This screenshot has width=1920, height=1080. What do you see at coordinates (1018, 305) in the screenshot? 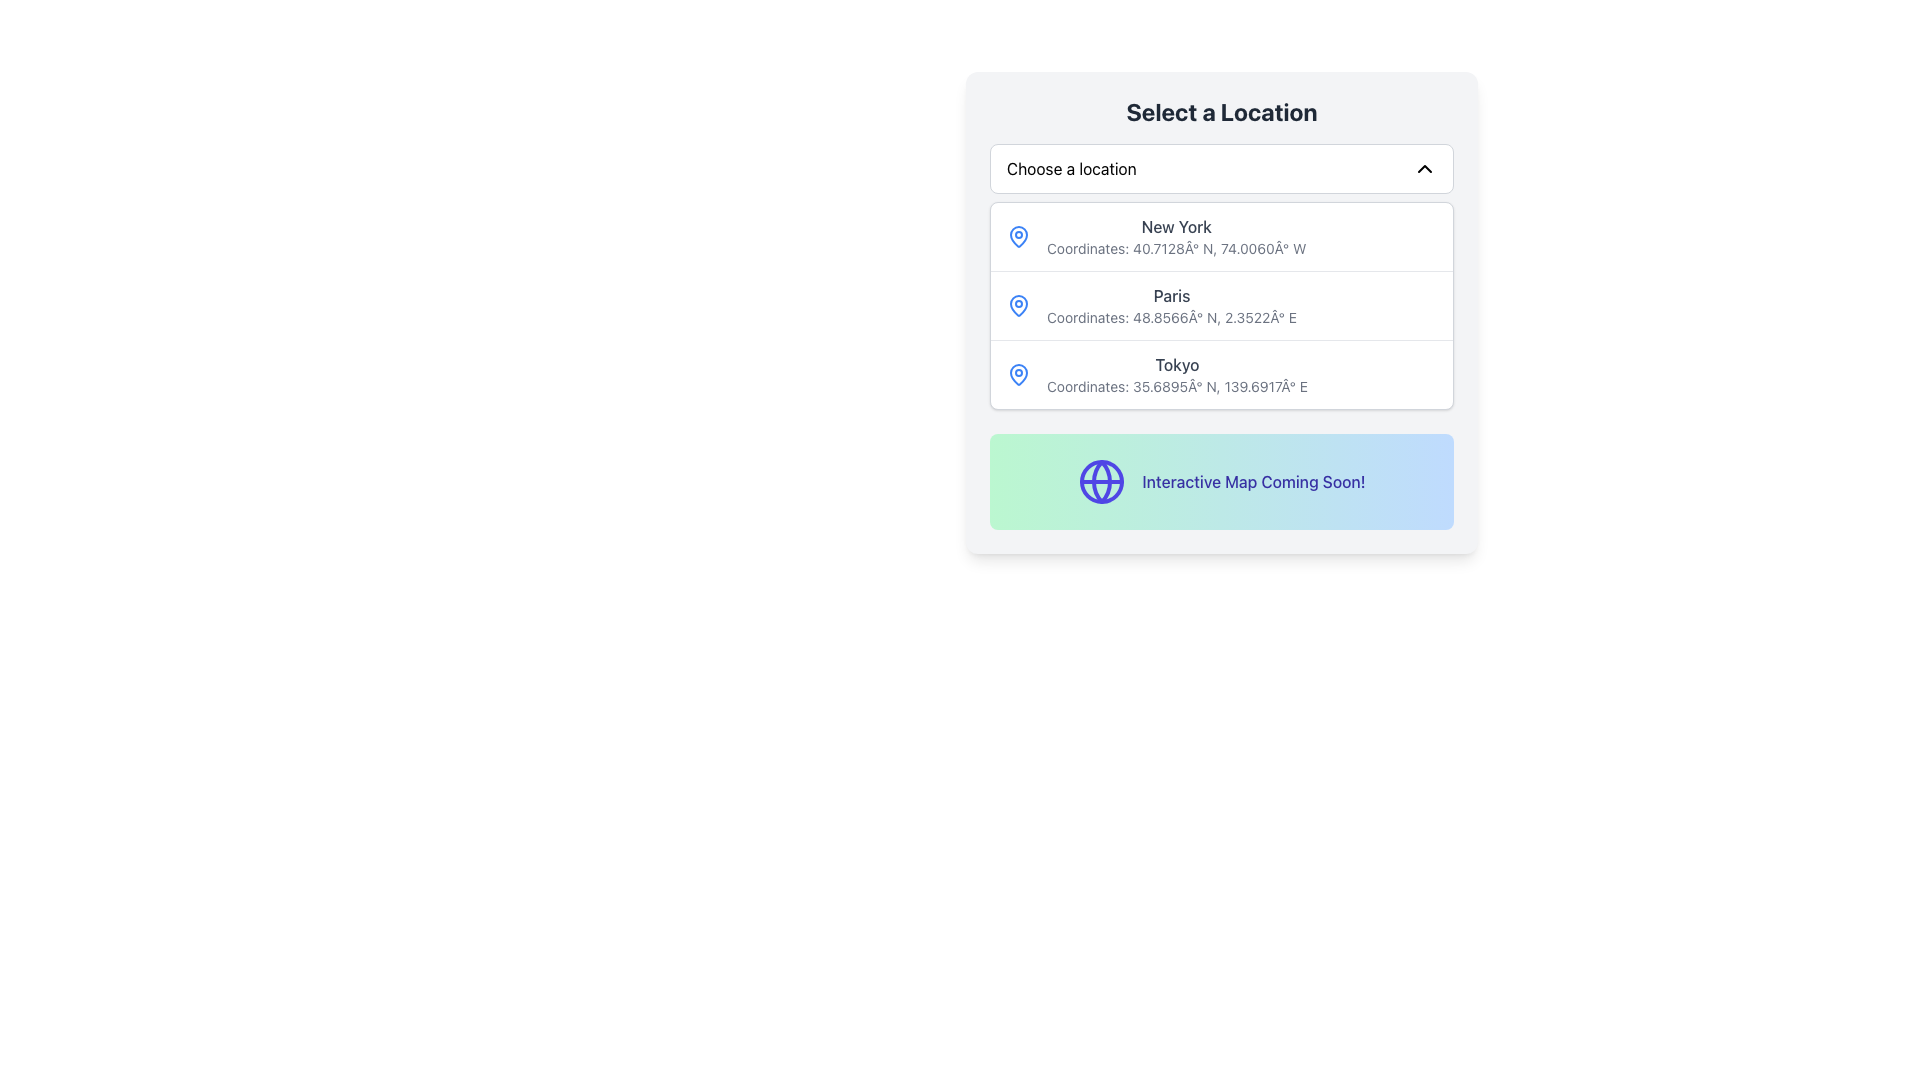
I see `the blue map pin icon located in the first position of the list item indicating 'Paris' in the location selection interface` at bounding box center [1018, 305].